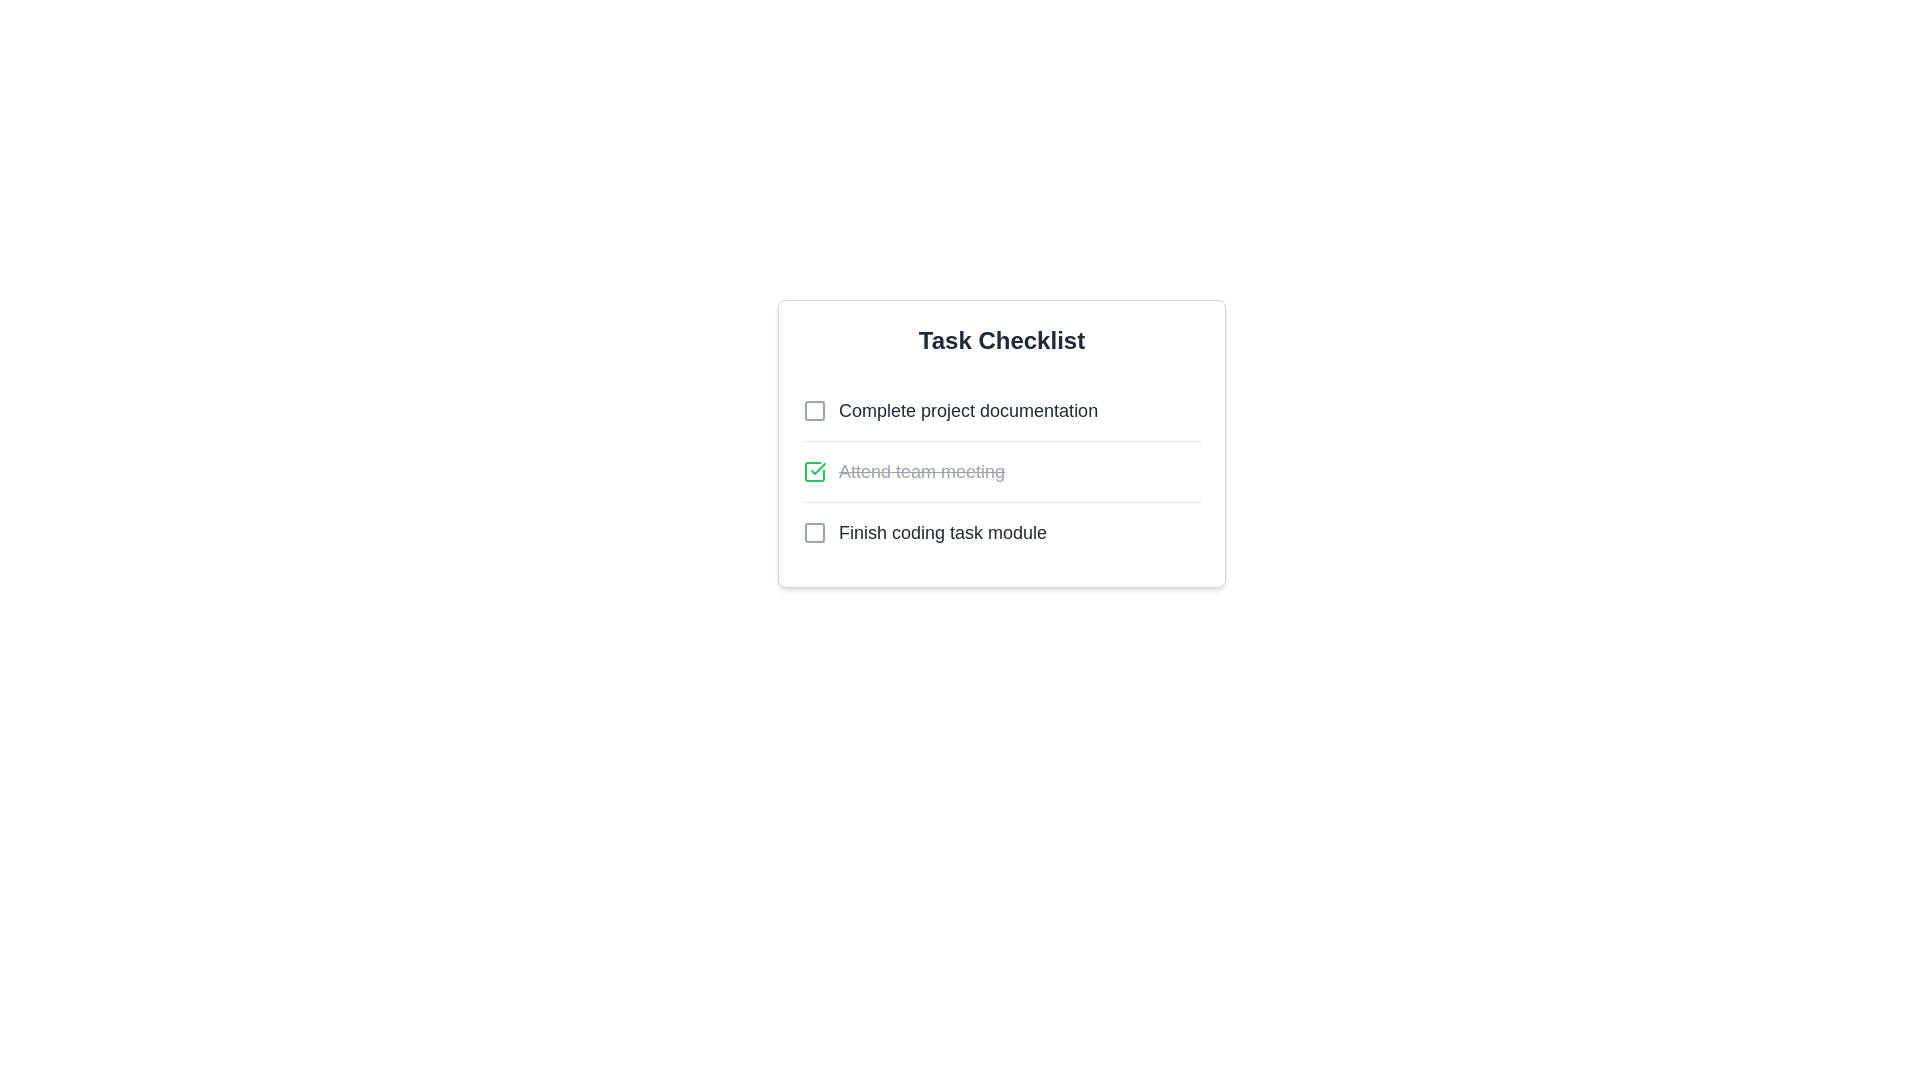  Describe the element at coordinates (920, 471) in the screenshot. I see `the text label displaying 'Attend team meeting', which has a strikethrough signifying a completed task in the 'Task Checklist' modal` at that location.